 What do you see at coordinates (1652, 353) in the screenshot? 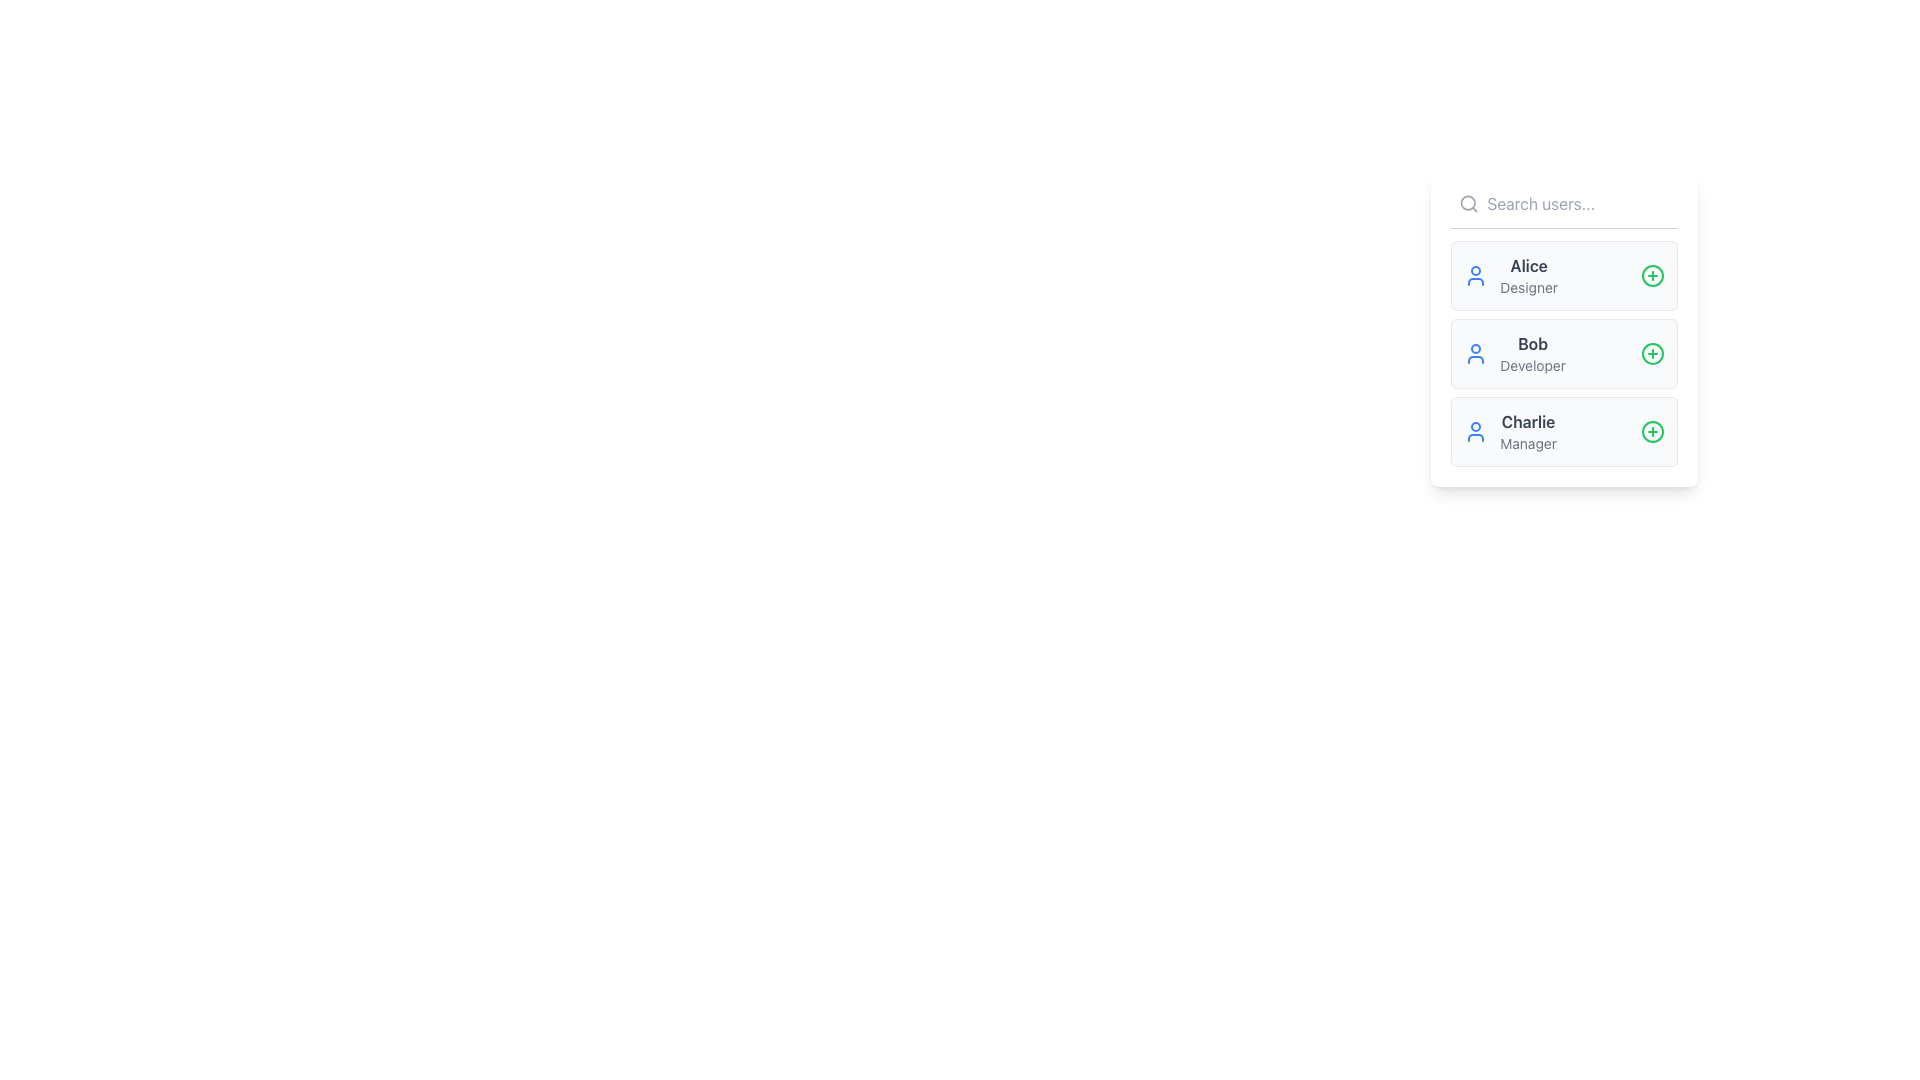
I see `the layout of the Circle graphic element, which serves as the circular border of an interactive plus button located to the right of 'Bob, Developer'` at bounding box center [1652, 353].